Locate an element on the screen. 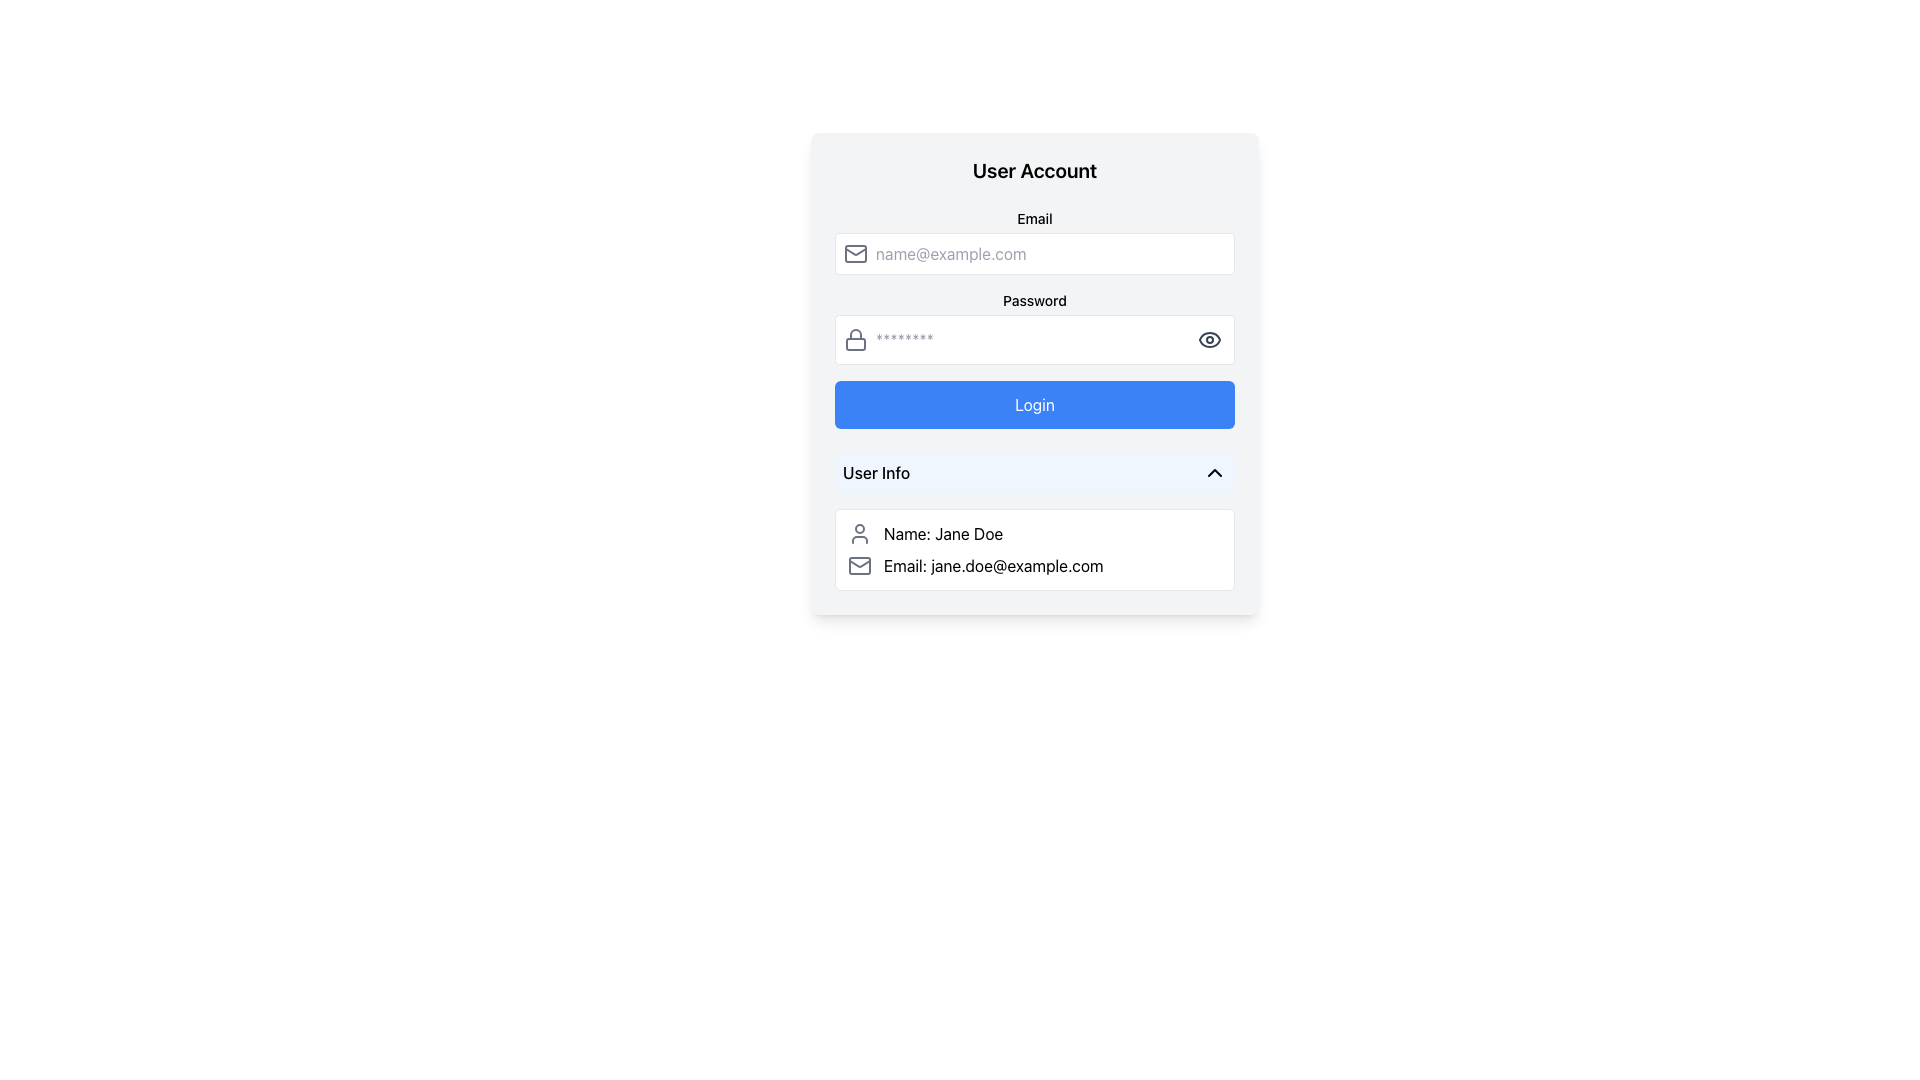 This screenshot has width=1920, height=1080. the user icon resembling a person, which is a simplistic gray design located to the left of the text 'Name: Jane Doe' in the 'User Info' section is located at coordinates (859, 532).